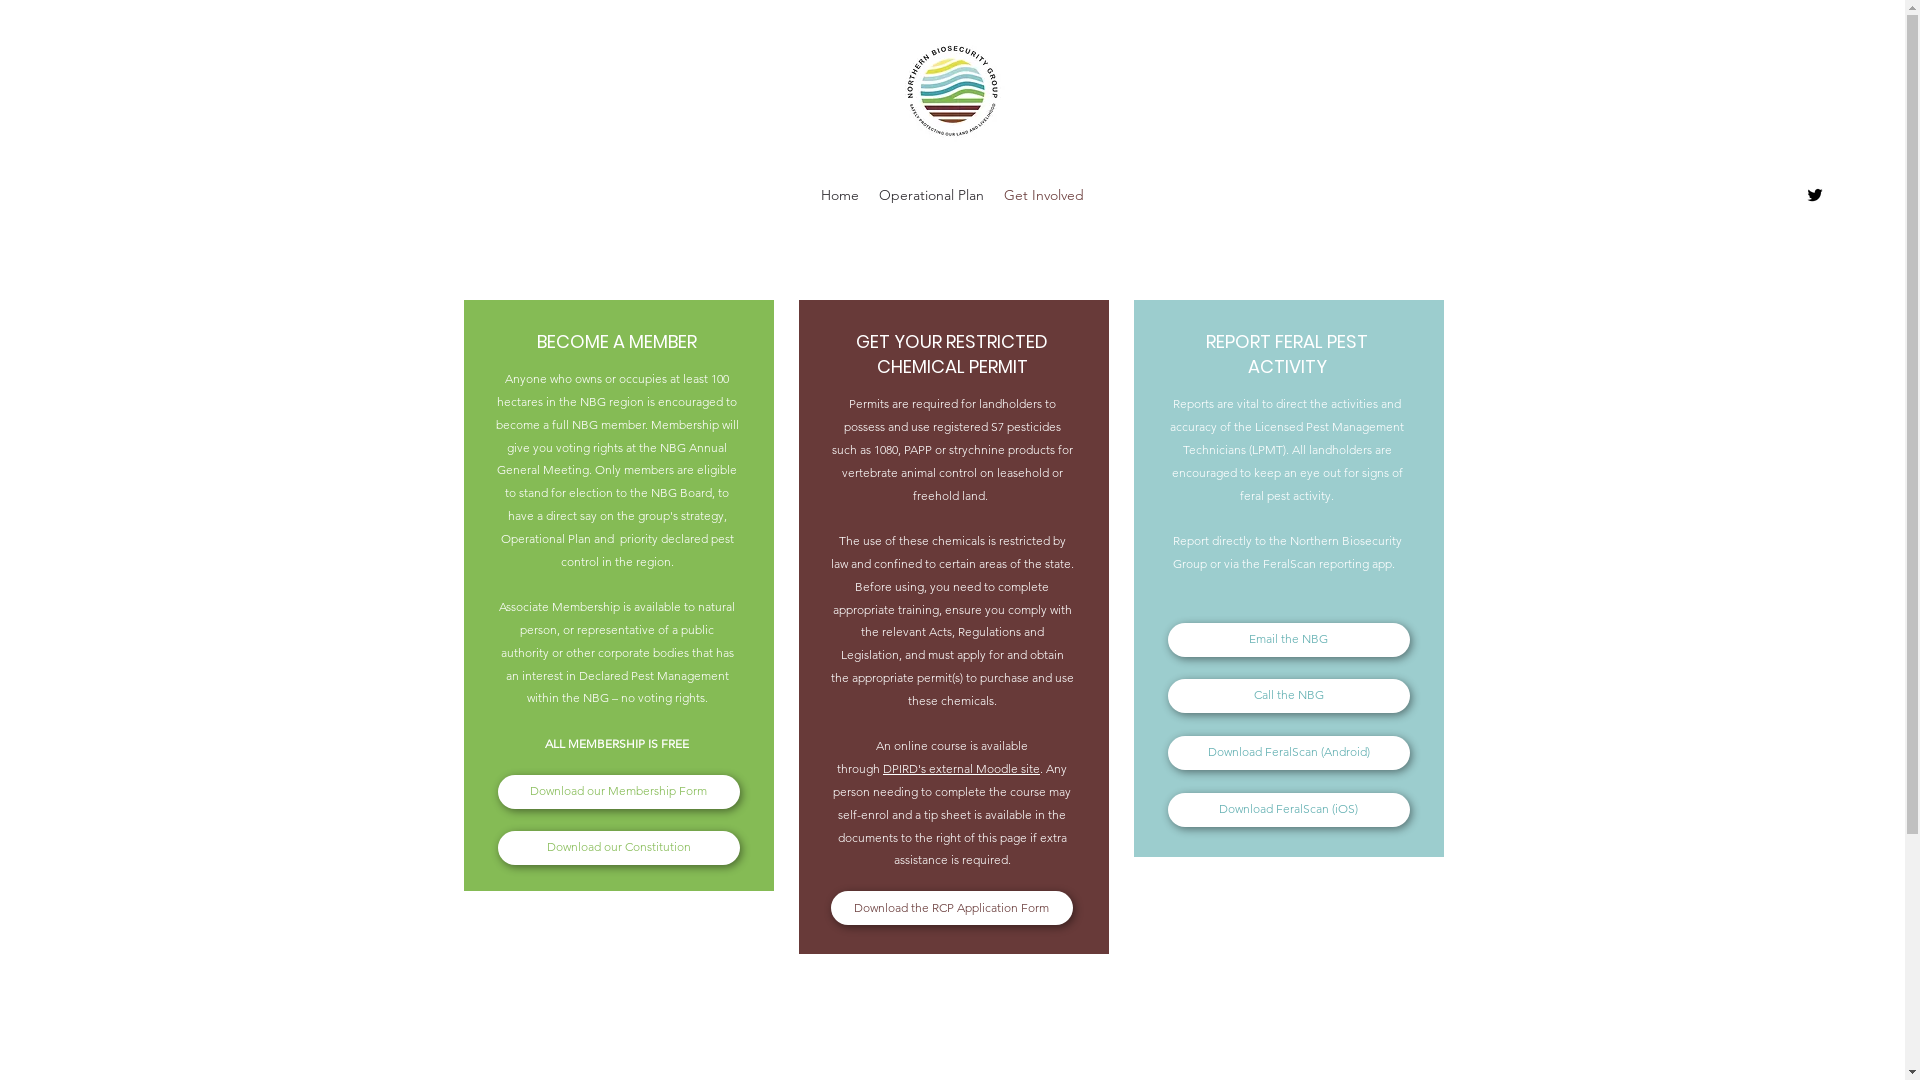 The image size is (1920, 1080). Describe the element at coordinates (1289, 640) in the screenshot. I see `'Email the NBG'` at that location.